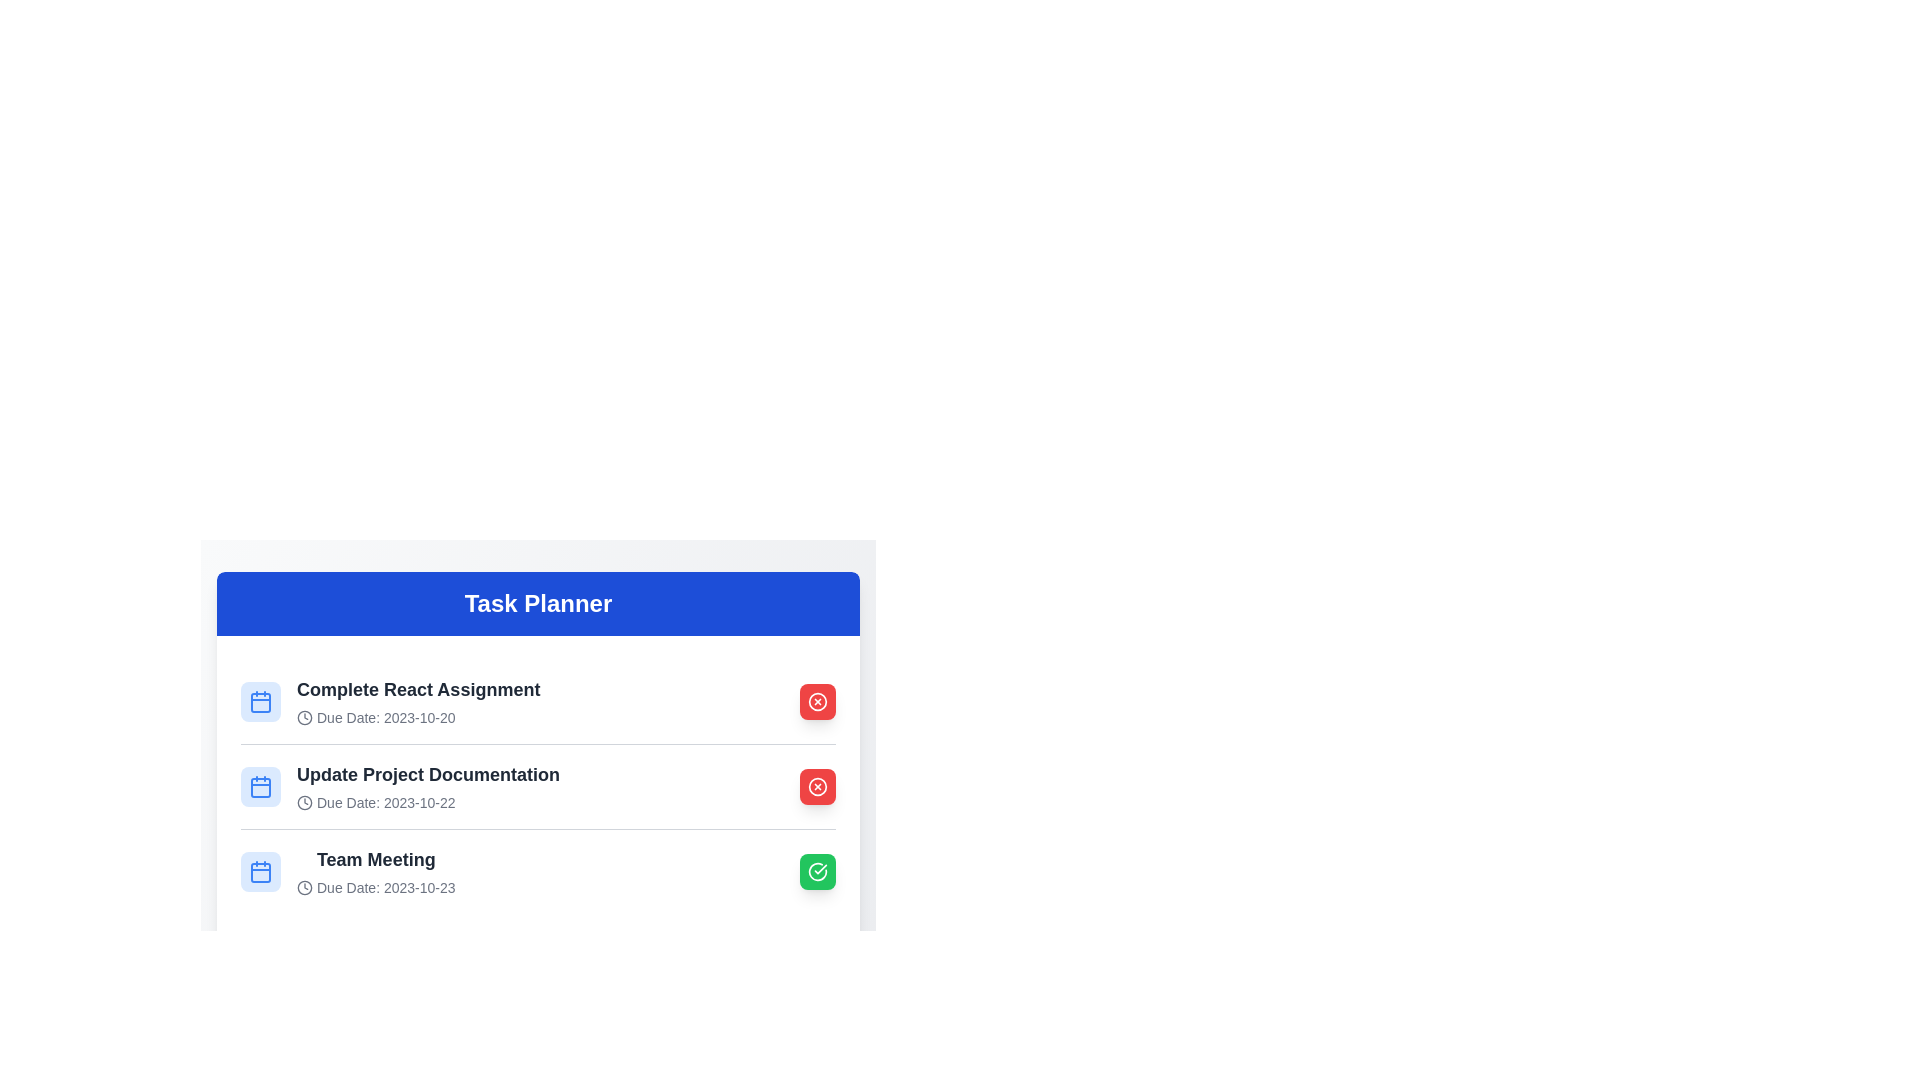 This screenshot has width=1920, height=1080. What do you see at coordinates (427, 801) in the screenshot?
I see `the text label indicating the due date 'Due Date: 2023-10-22' that is part of the task 'Update Project Documentation' in the task list, which is visually accompanied by a clock icon` at bounding box center [427, 801].